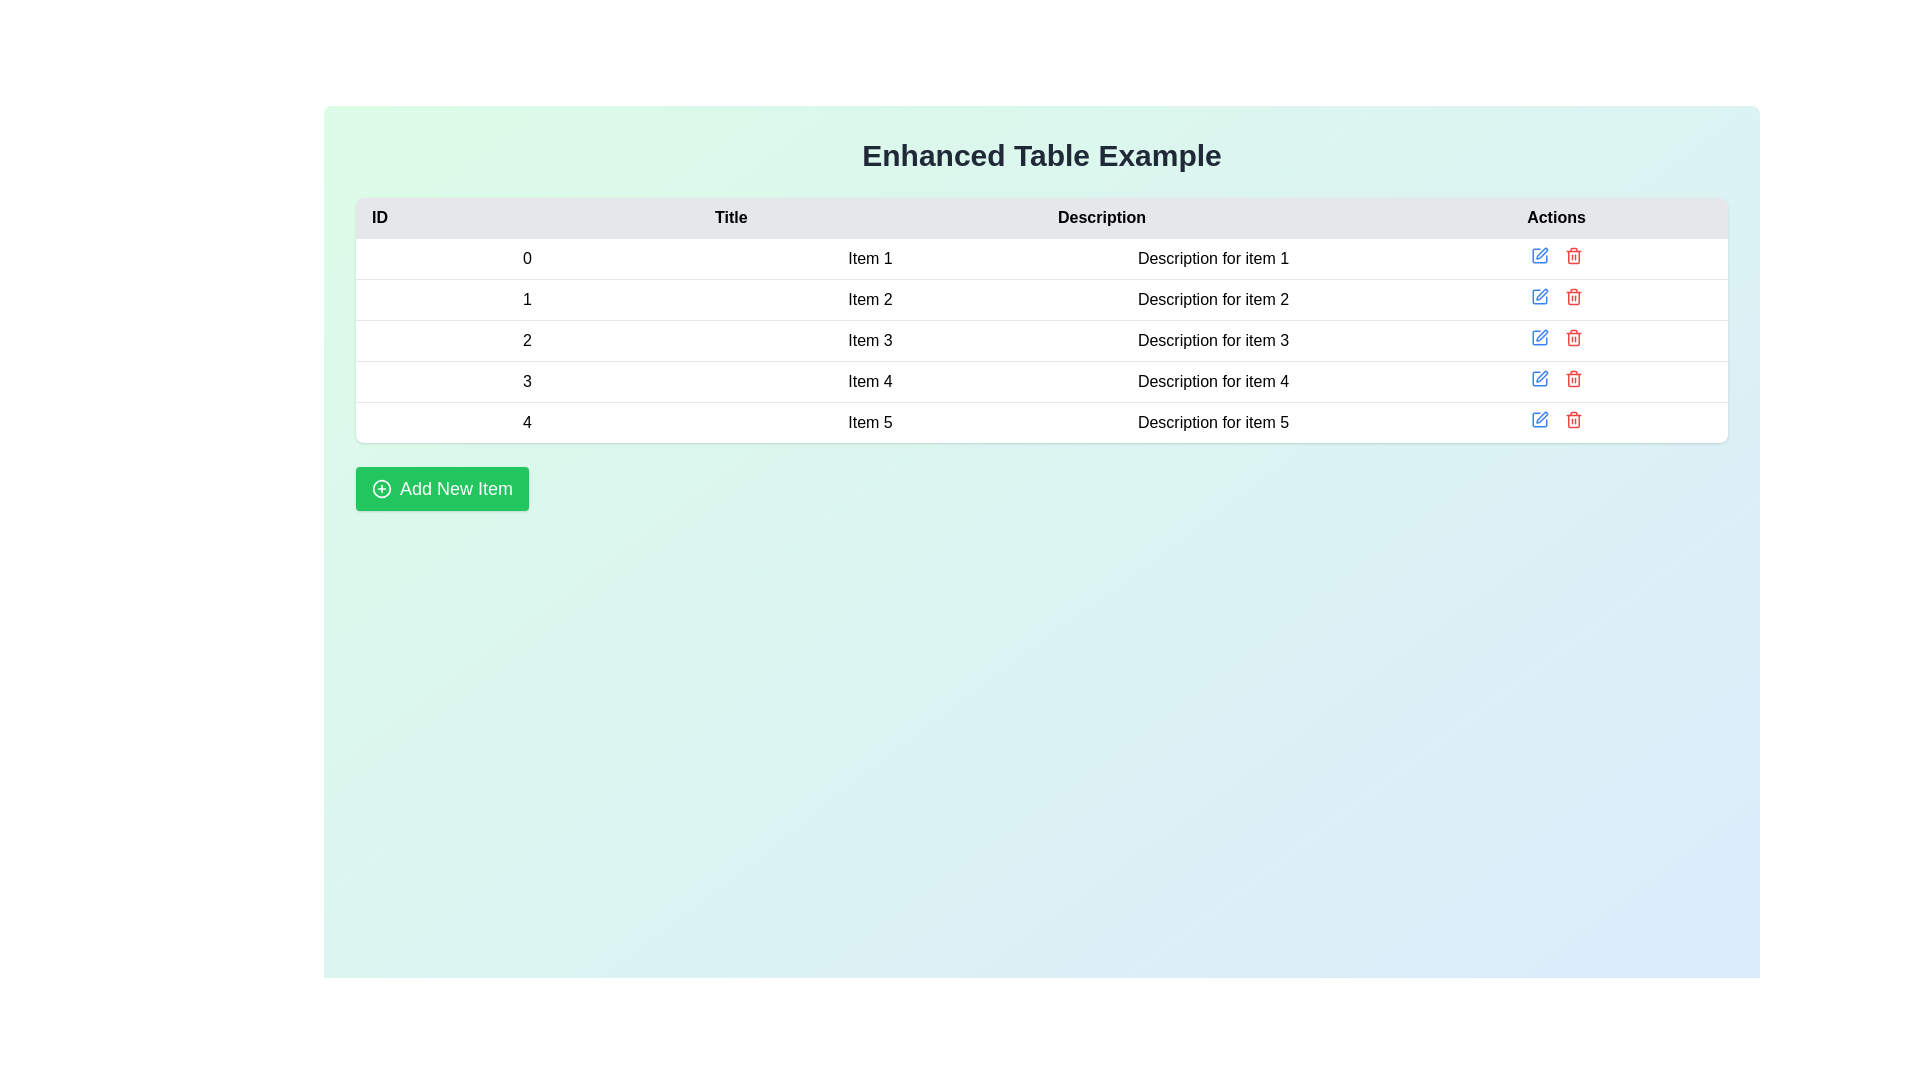 The width and height of the screenshot is (1920, 1080). What do you see at coordinates (1212, 300) in the screenshot?
I see `the static text label located in the second row of the table under the 'Description' column, which provides additional details about the item represented in that row` at bounding box center [1212, 300].